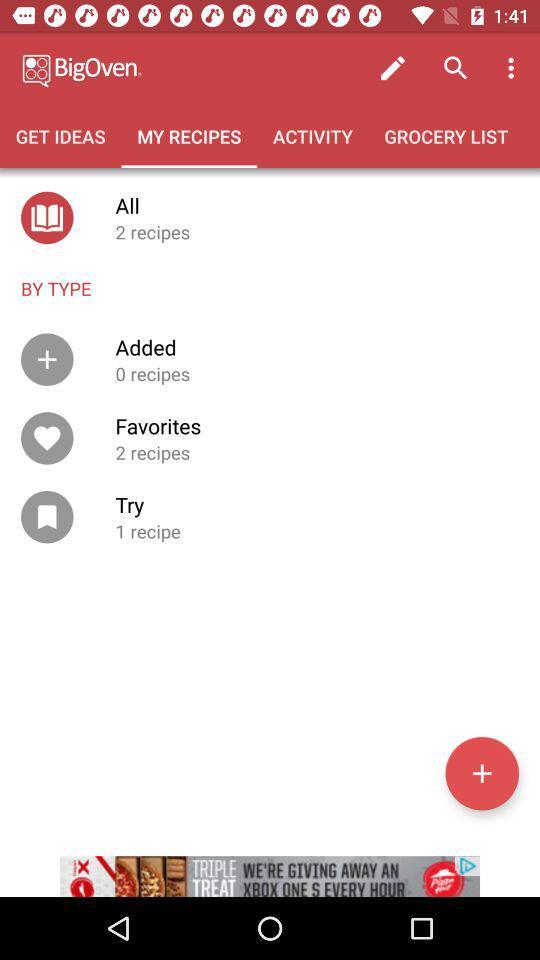  What do you see at coordinates (270, 863) in the screenshot?
I see `advertisement` at bounding box center [270, 863].